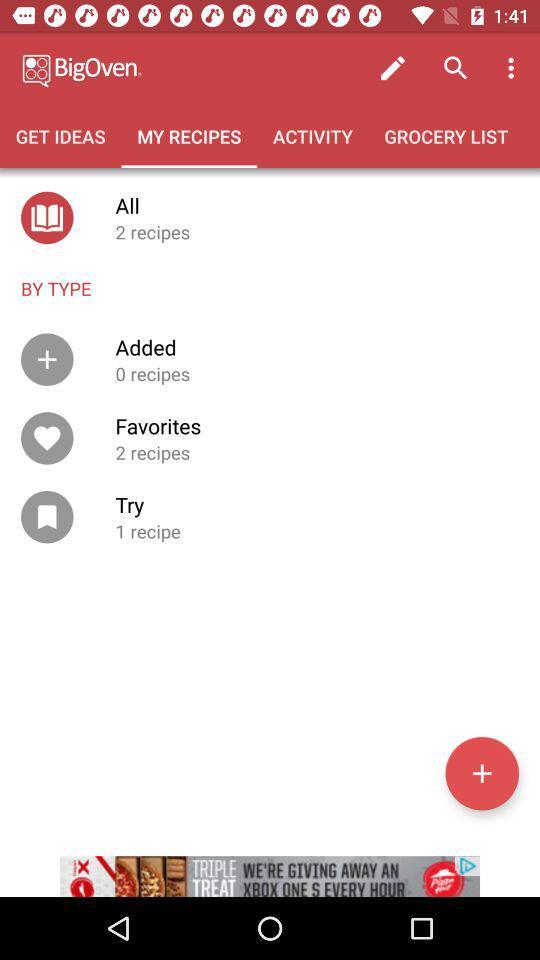  What do you see at coordinates (270, 863) in the screenshot?
I see `advertisement` at bounding box center [270, 863].